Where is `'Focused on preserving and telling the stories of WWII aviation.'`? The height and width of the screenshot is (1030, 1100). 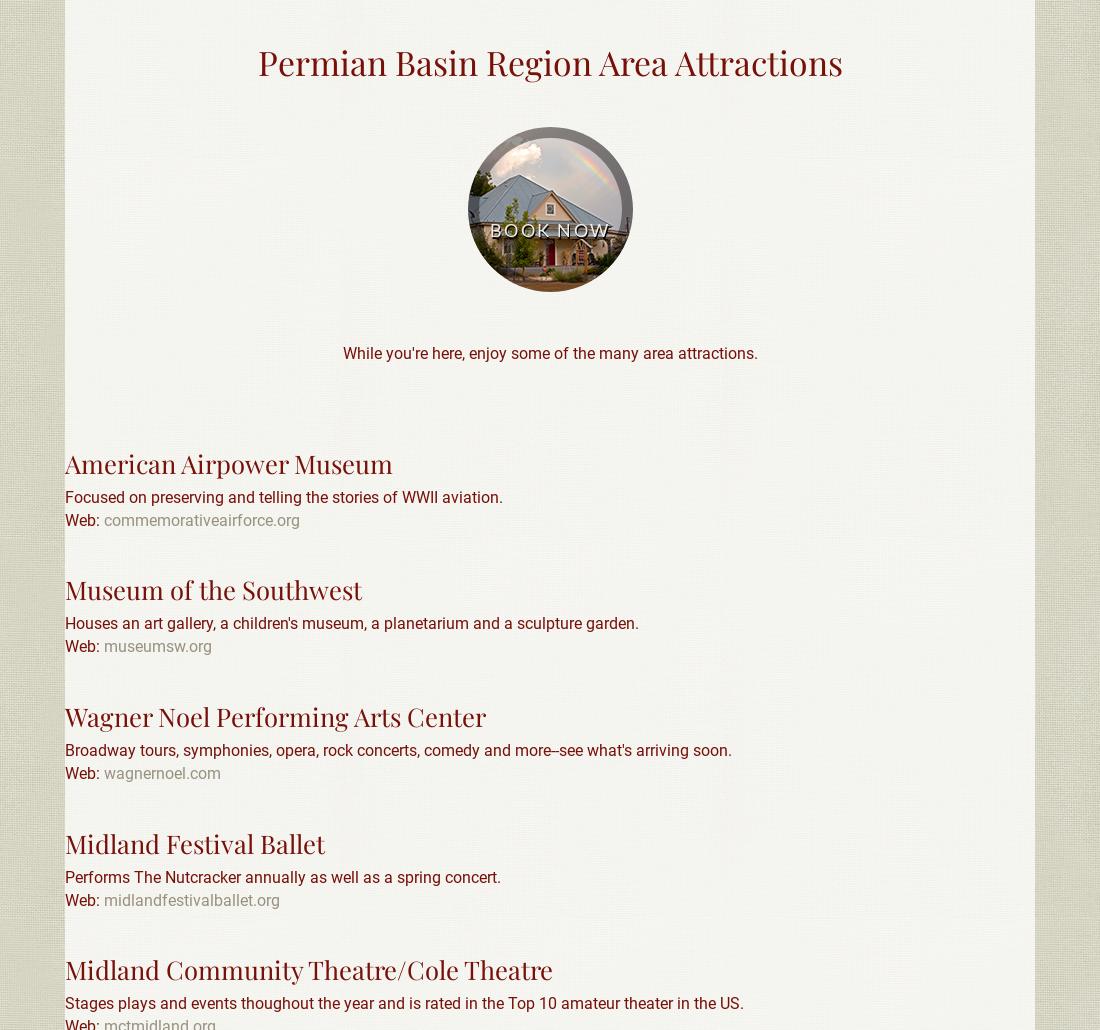
'Focused on preserving and telling the stories of WWII aviation.' is located at coordinates (283, 495).